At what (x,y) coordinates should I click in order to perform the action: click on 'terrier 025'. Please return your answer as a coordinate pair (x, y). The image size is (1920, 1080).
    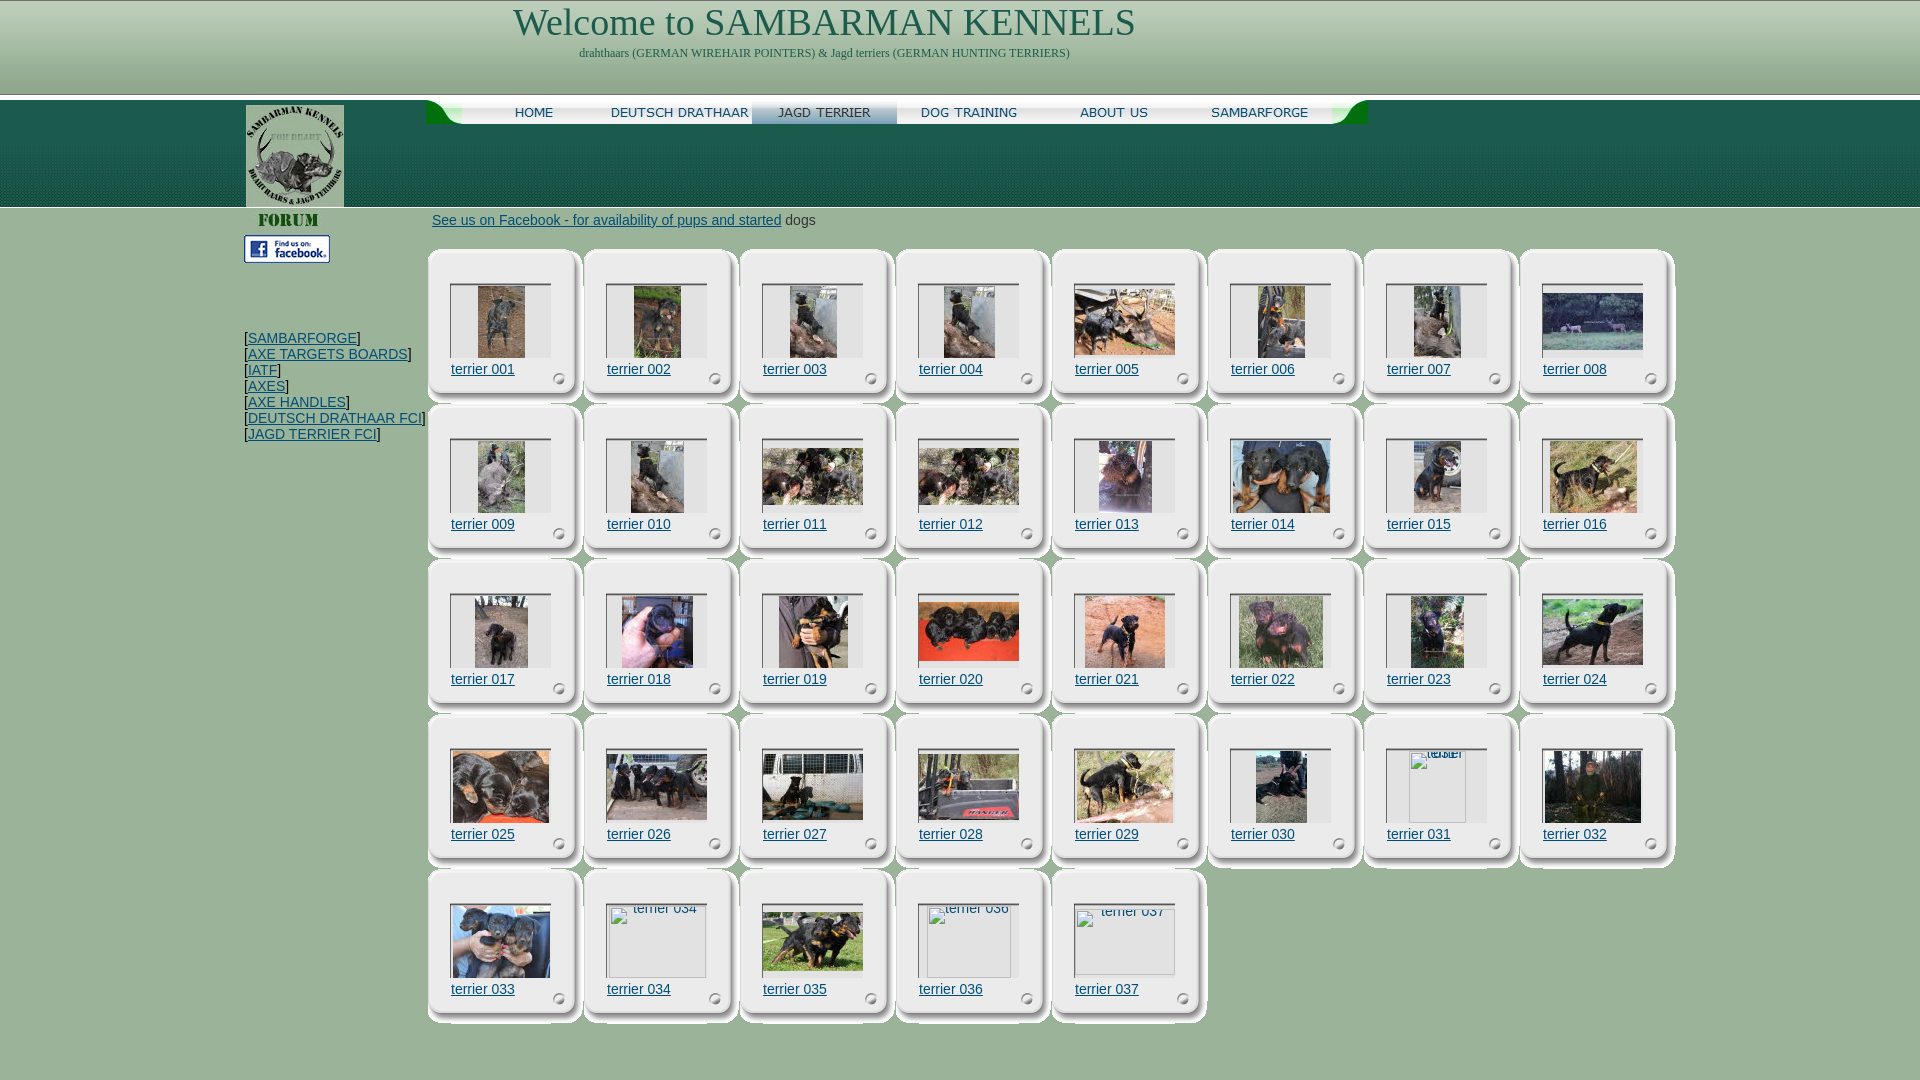
    Looking at the image, I should click on (500, 785).